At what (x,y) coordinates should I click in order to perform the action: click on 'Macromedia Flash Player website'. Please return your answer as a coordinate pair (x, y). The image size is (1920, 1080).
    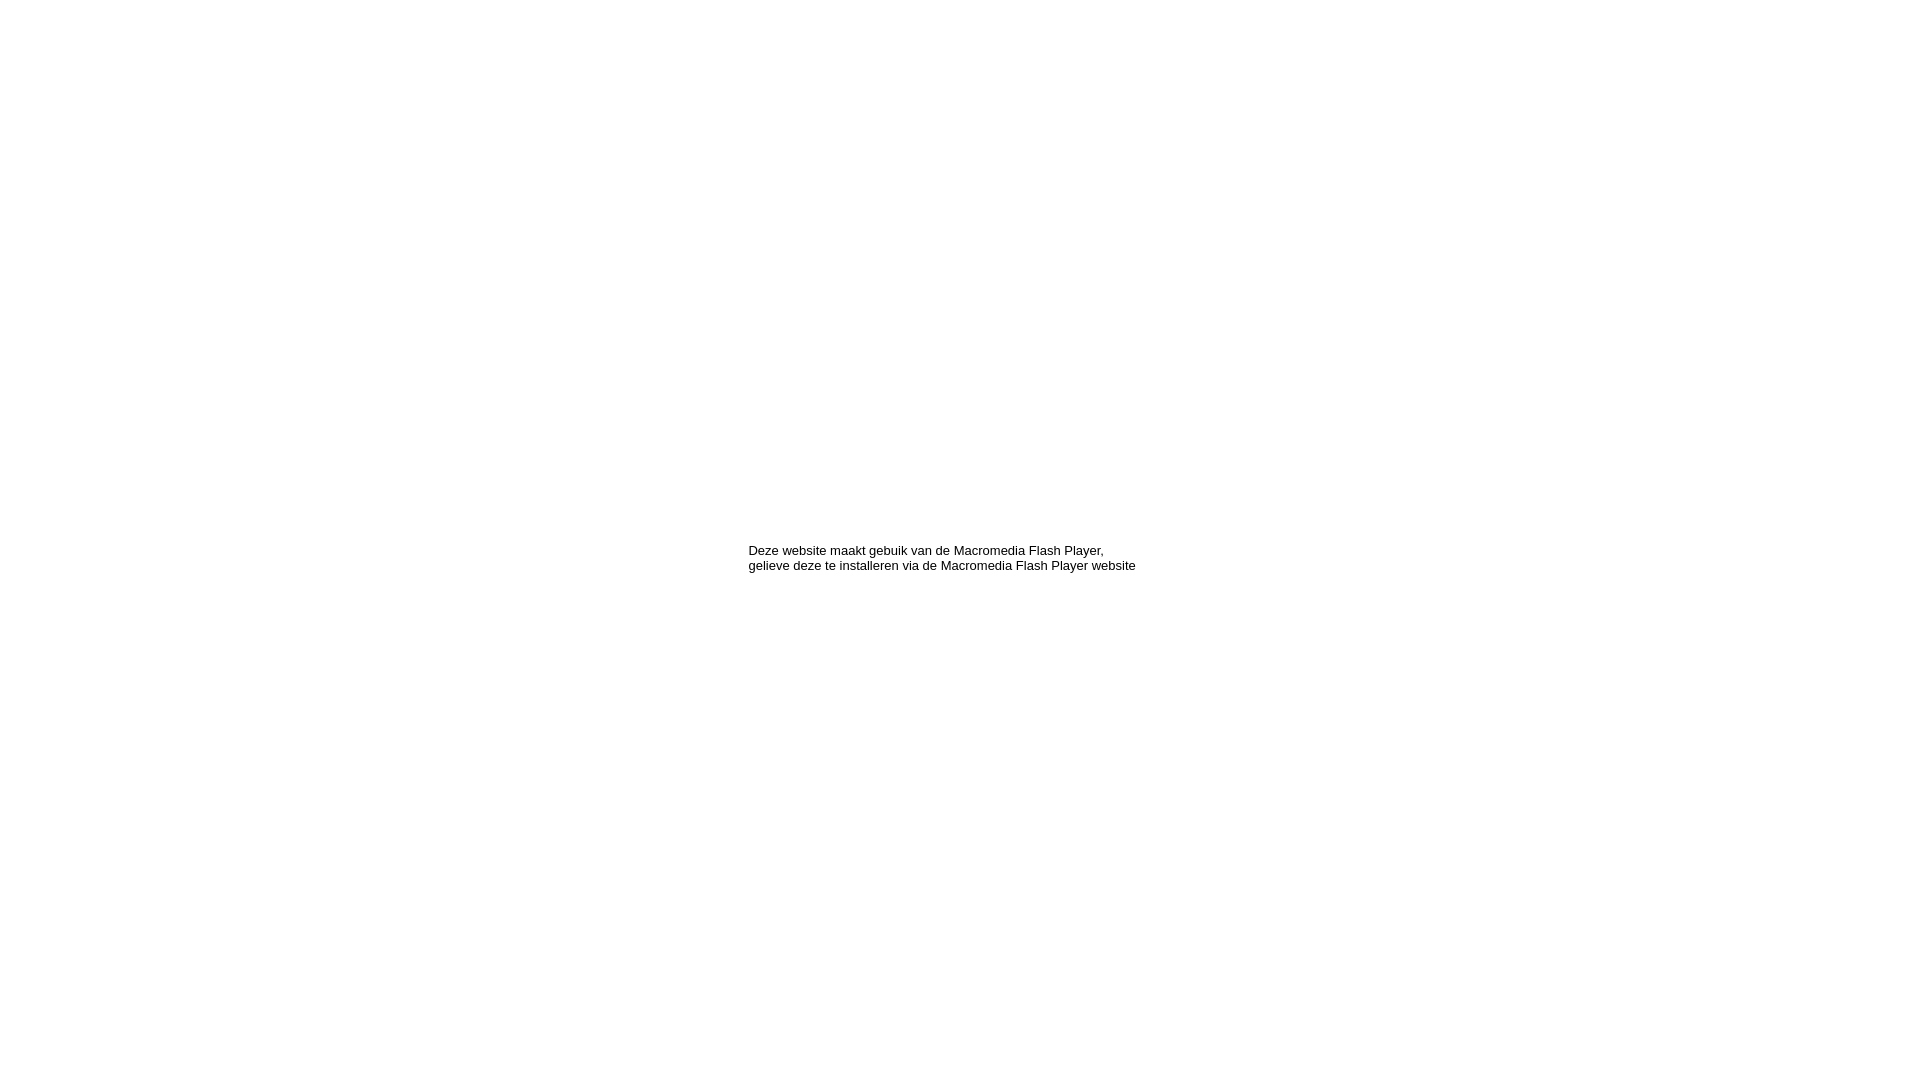
    Looking at the image, I should click on (1038, 565).